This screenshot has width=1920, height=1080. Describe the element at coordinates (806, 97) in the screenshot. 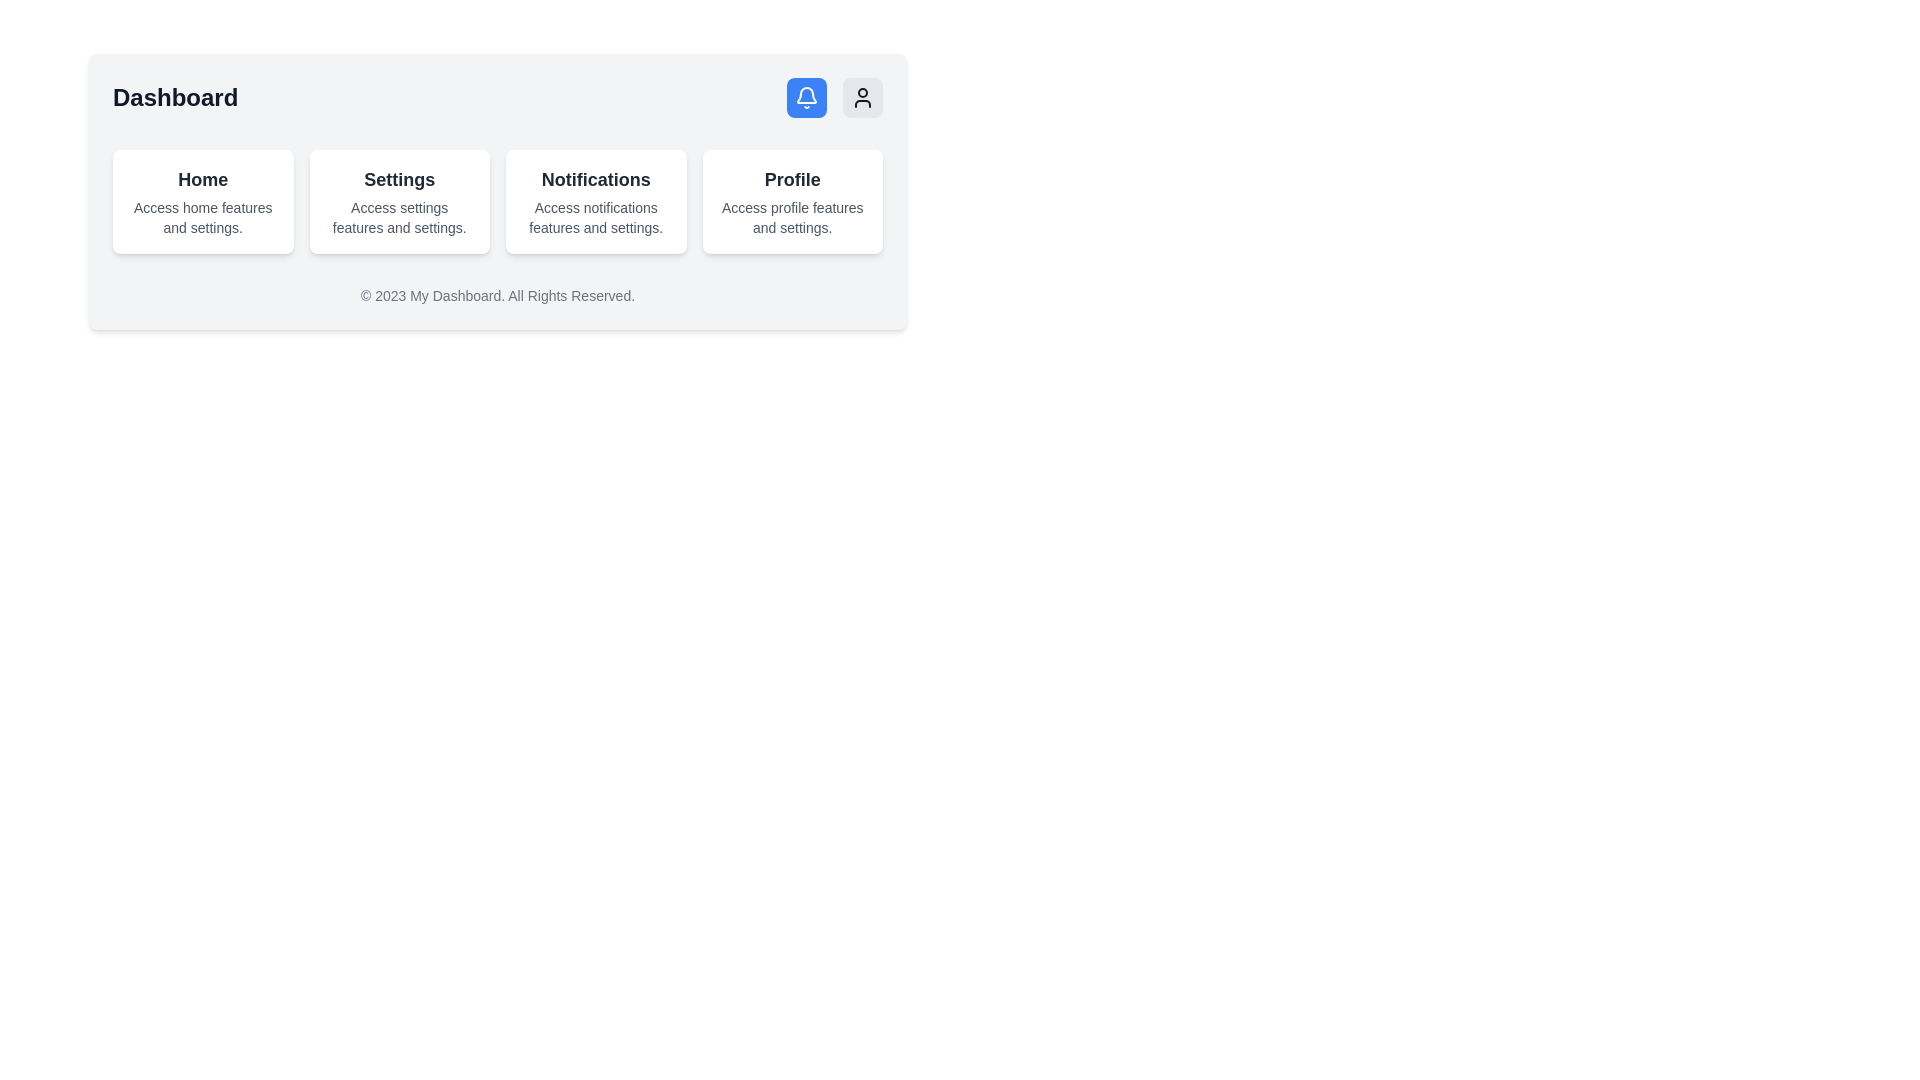

I see `the notification bell icon located in the top-right section of the interface, inside a rounded blue button` at that location.